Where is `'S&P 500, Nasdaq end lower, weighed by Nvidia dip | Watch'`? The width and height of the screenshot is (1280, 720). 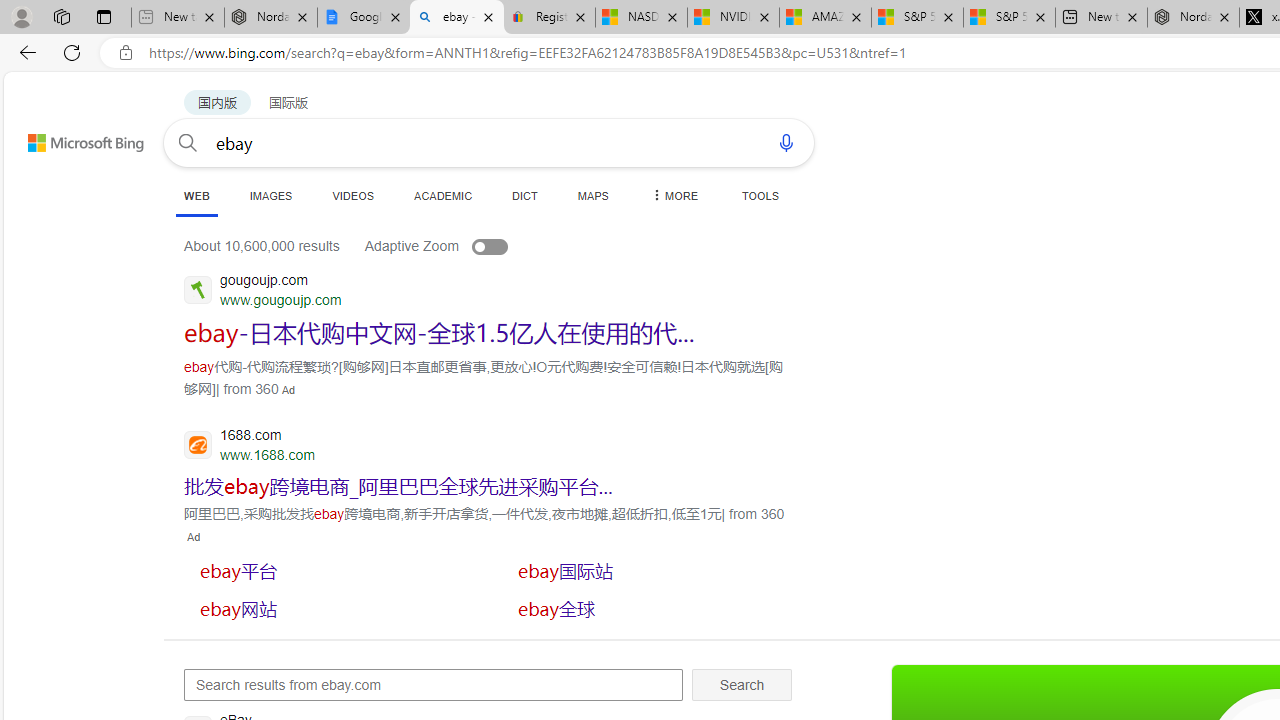
'S&P 500, Nasdaq end lower, weighed by Nvidia dip | Watch' is located at coordinates (1009, 17).